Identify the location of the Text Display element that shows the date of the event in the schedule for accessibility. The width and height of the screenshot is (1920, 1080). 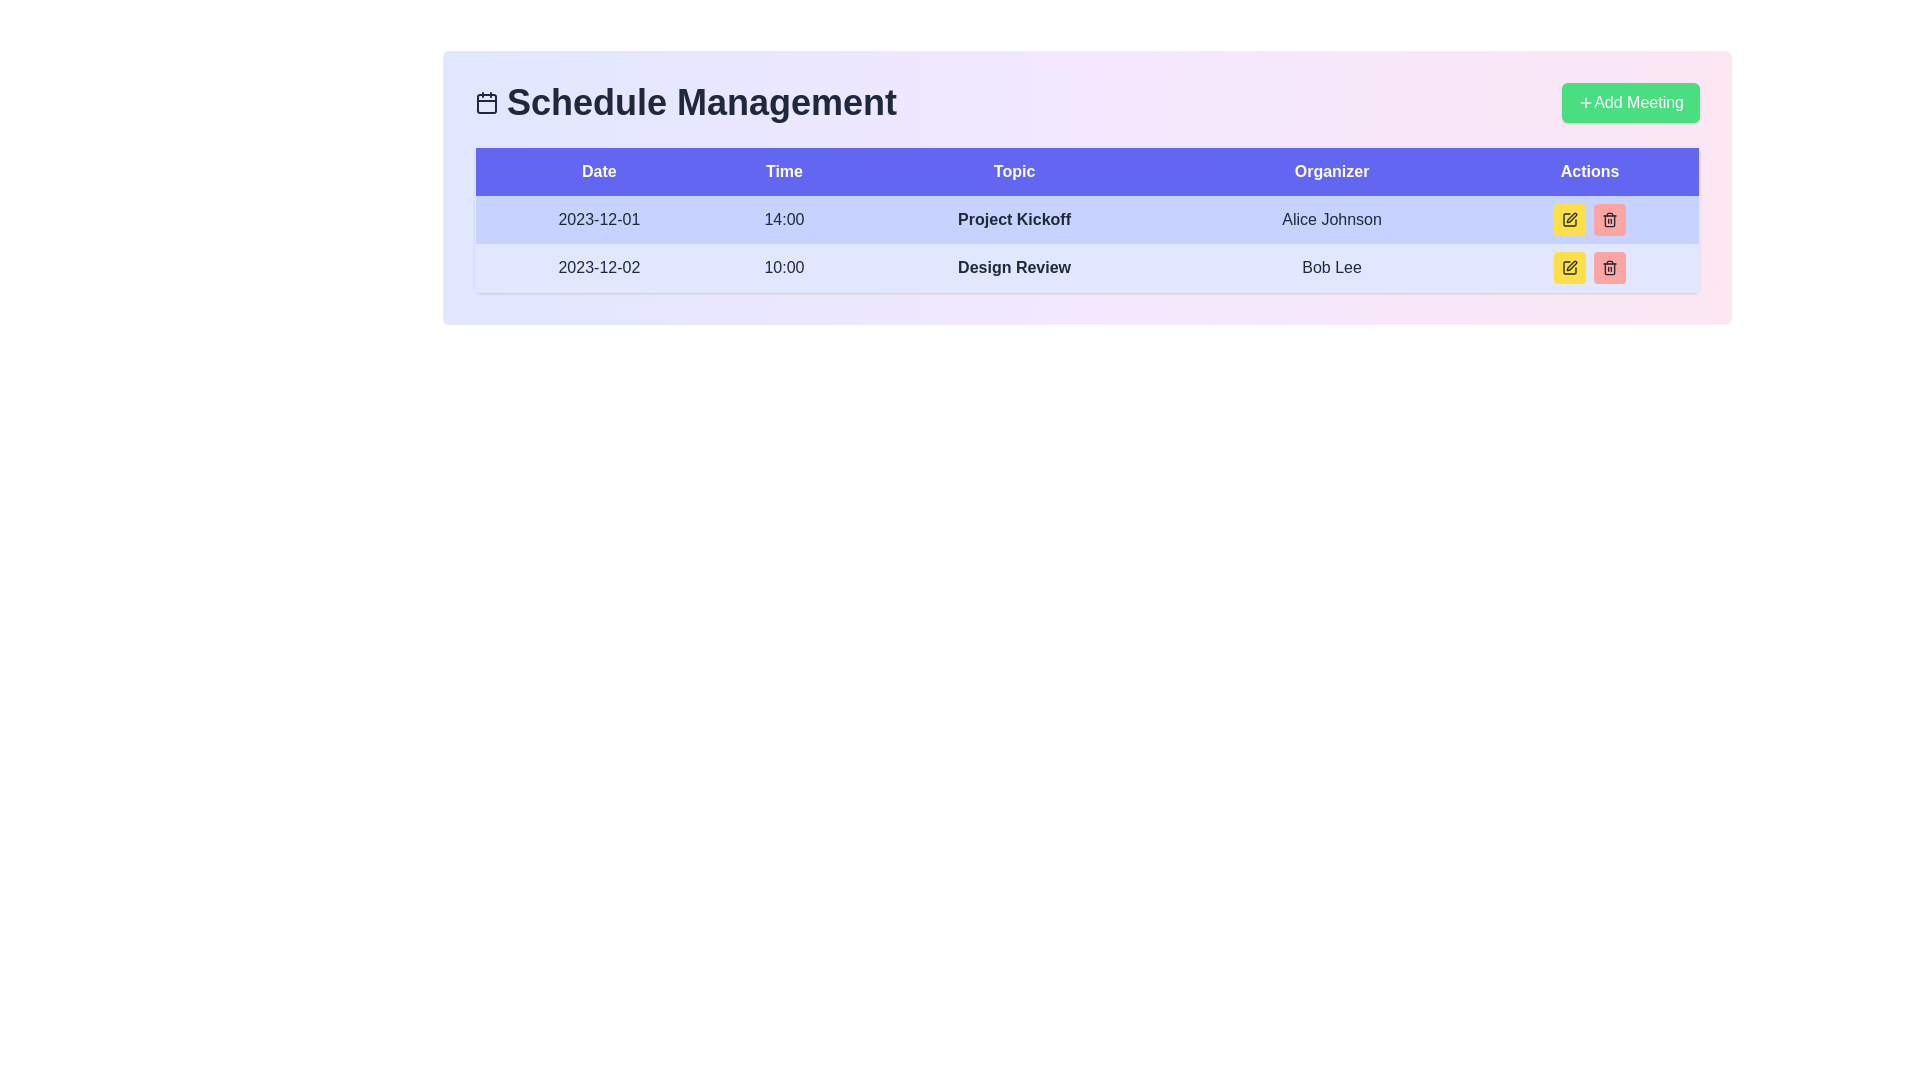
(598, 219).